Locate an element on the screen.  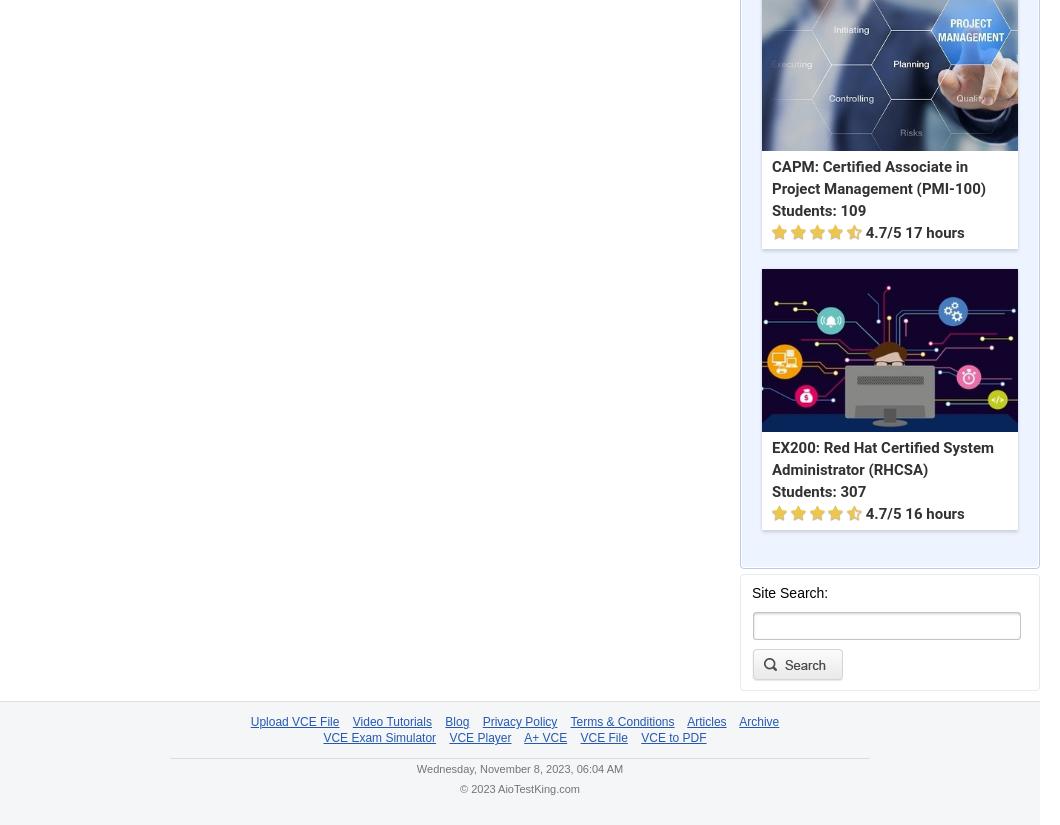
'CAPM: Certified Associate in Project Management (PMI-100)' is located at coordinates (878, 178).